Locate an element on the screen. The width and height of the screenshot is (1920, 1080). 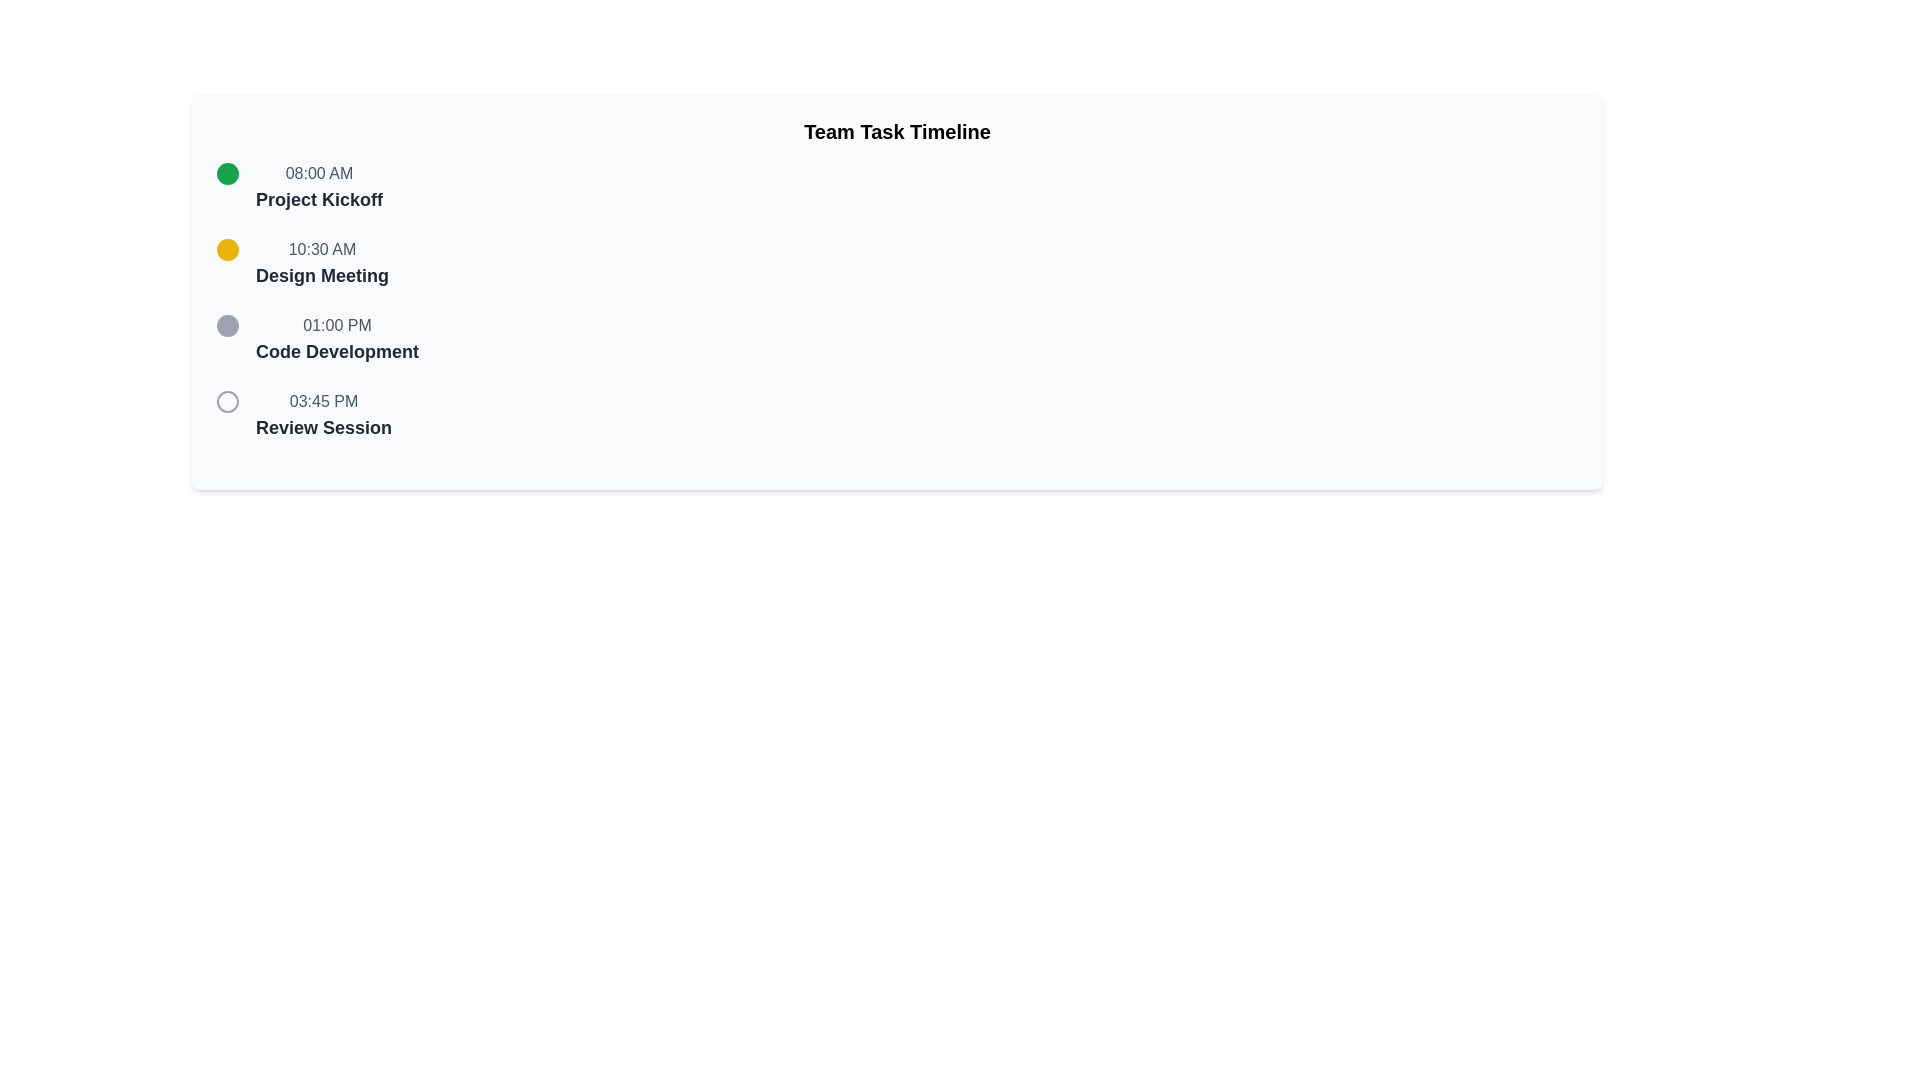
the gray Status Indicator aligned horizontally to the left of the text 'Code Development' in the third row of the vertical timeline is located at coordinates (227, 325).